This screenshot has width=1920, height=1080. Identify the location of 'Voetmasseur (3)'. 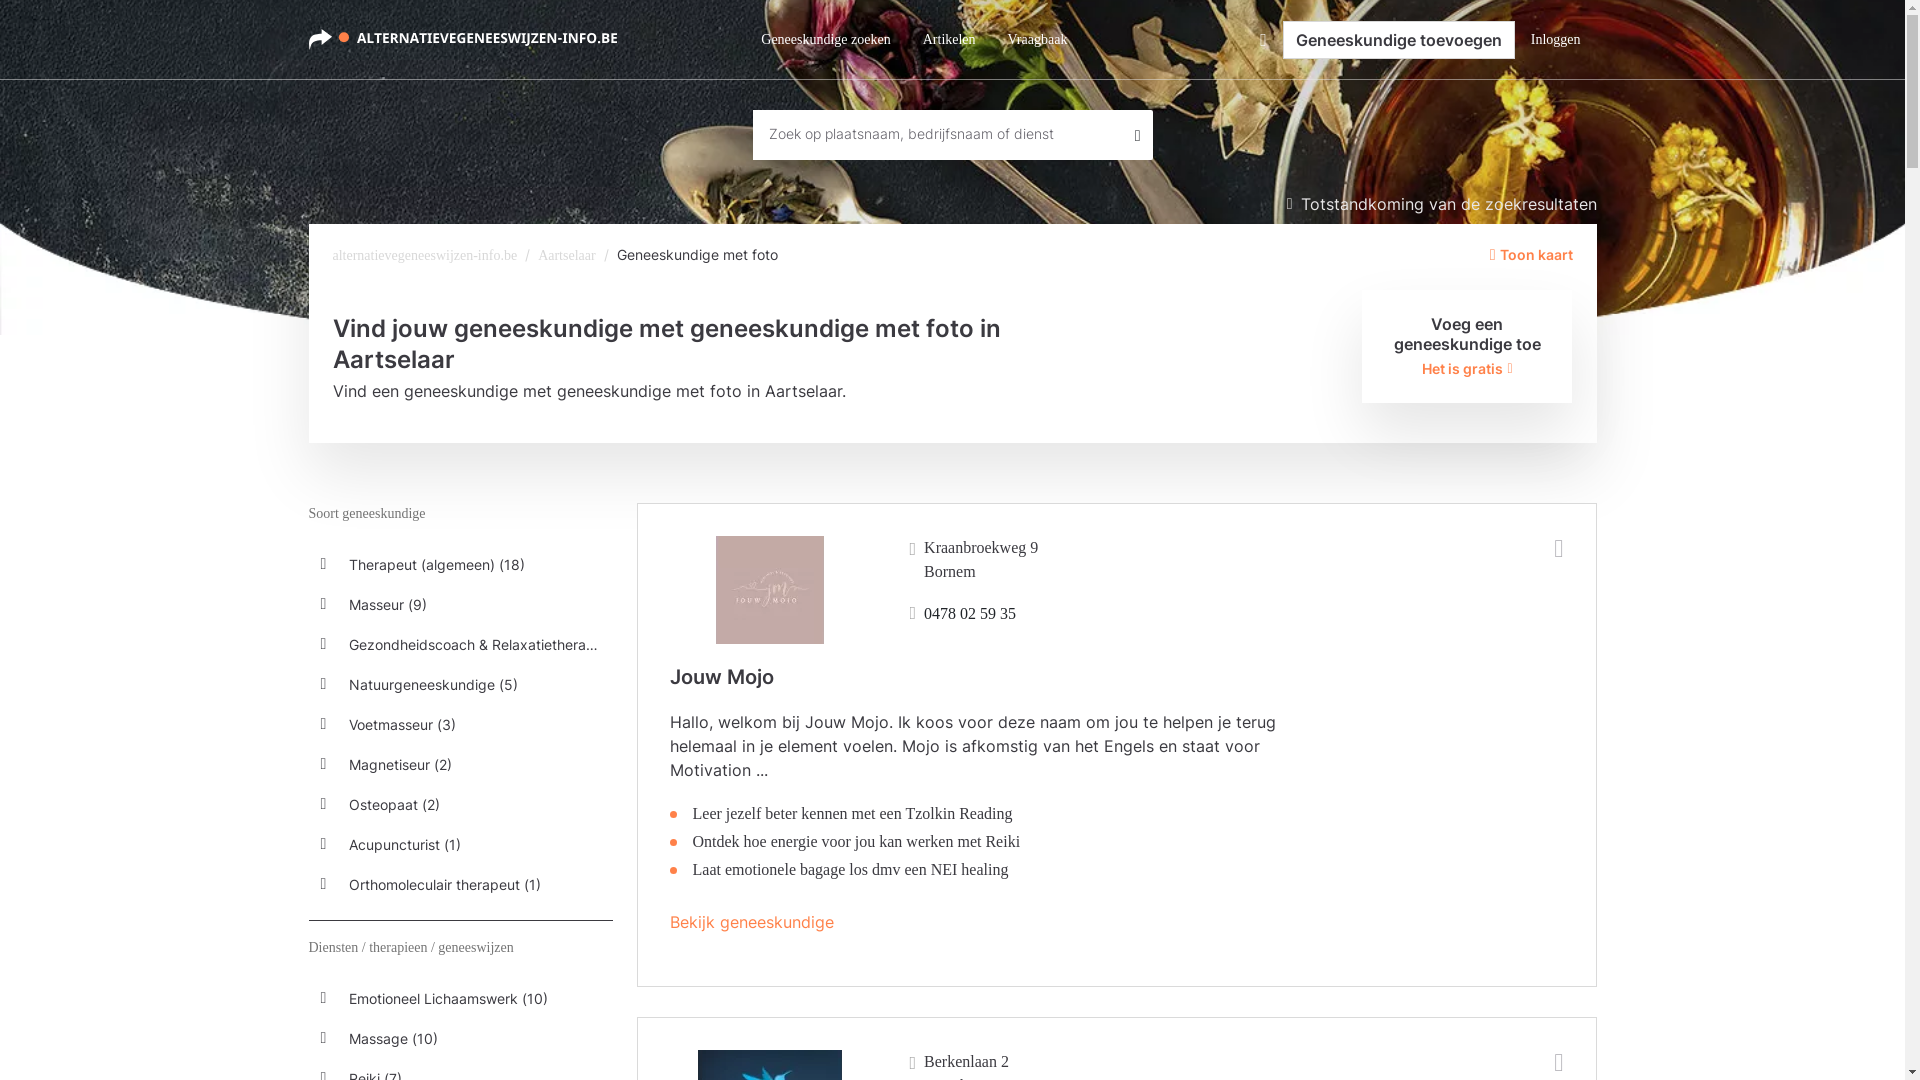
(459, 724).